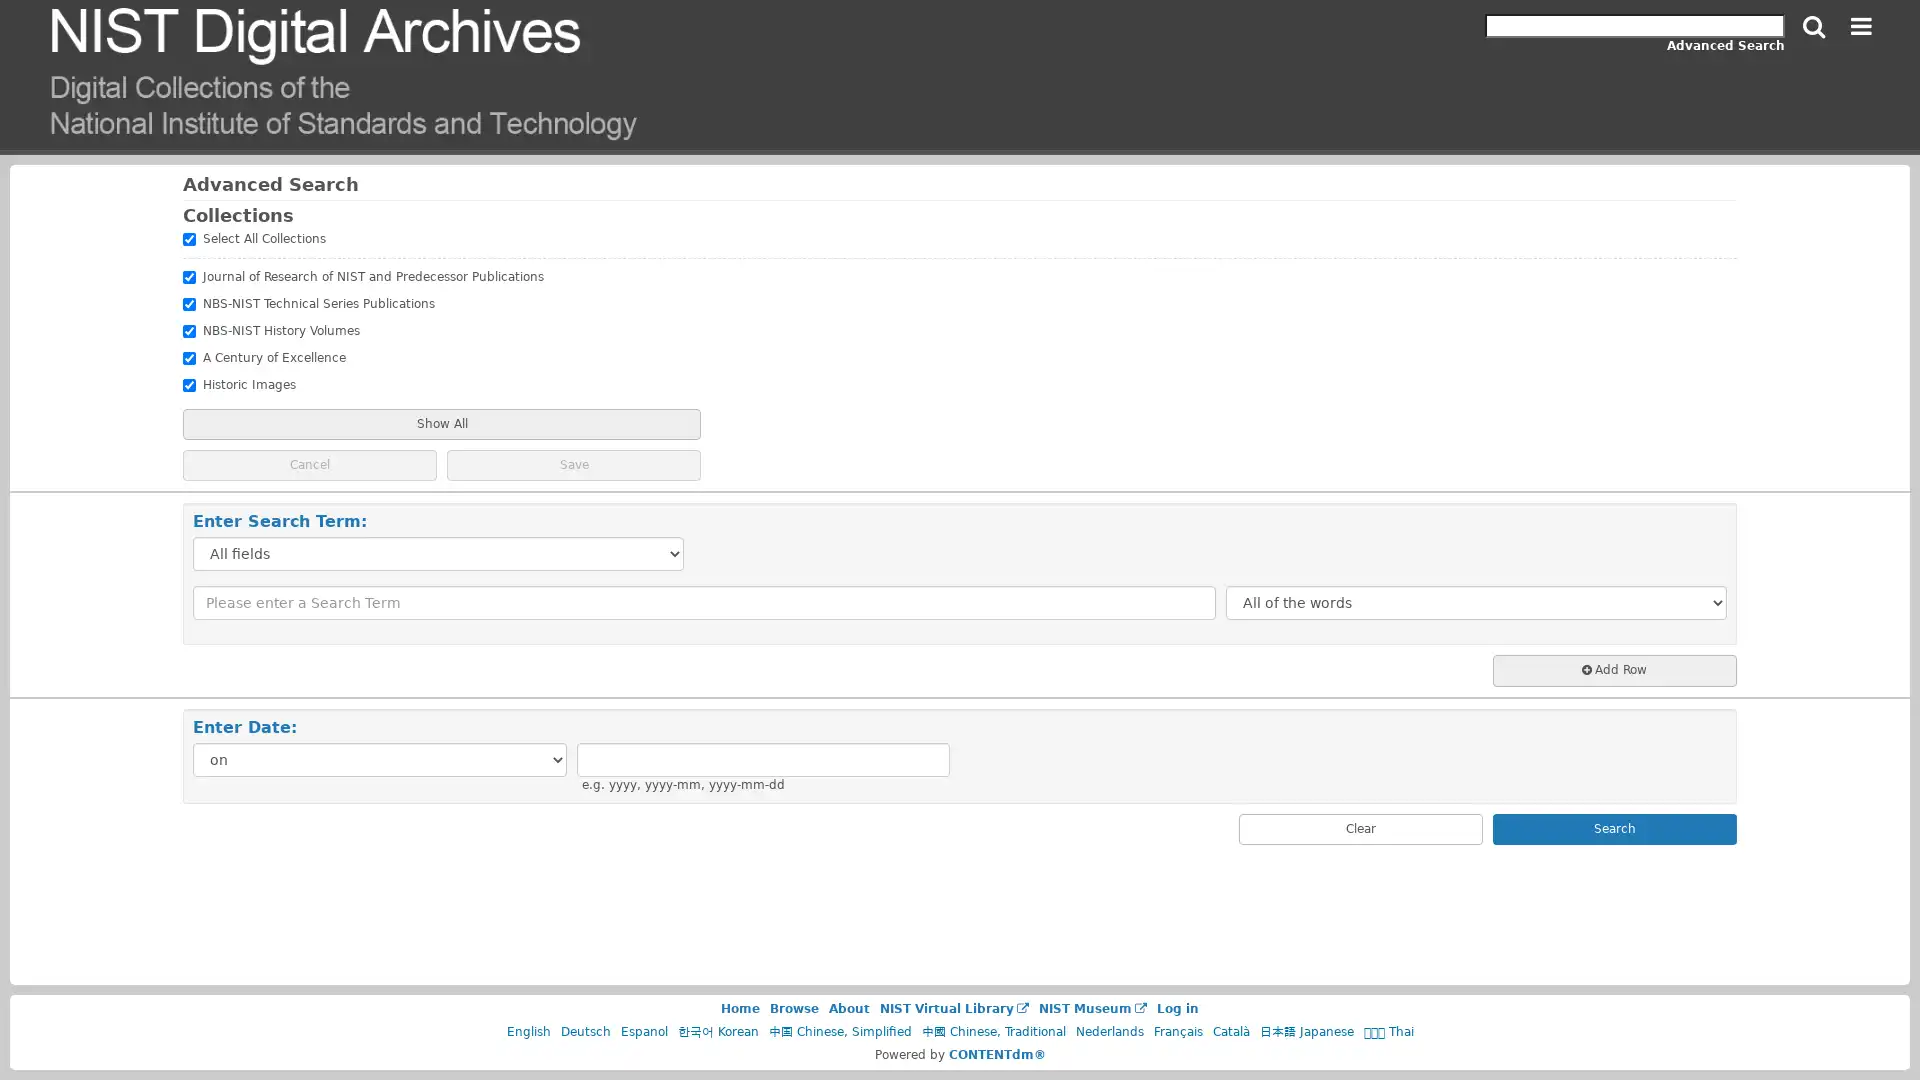 This screenshot has width=1920, height=1080. What do you see at coordinates (717, 1032) in the screenshot?
I see `Korean` at bounding box center [717, 1032].